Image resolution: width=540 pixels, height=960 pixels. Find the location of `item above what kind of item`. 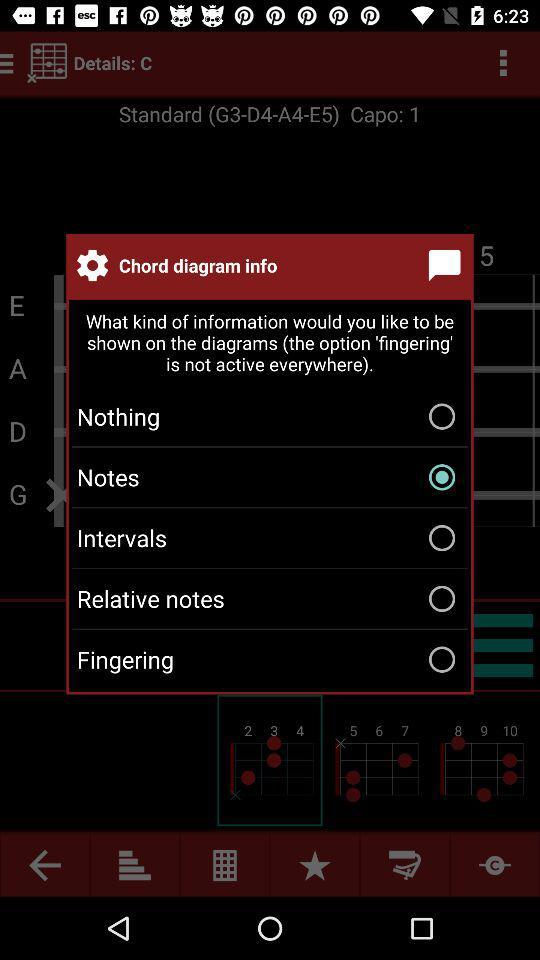

item above what kind of item is located at coordinates (448, 264).